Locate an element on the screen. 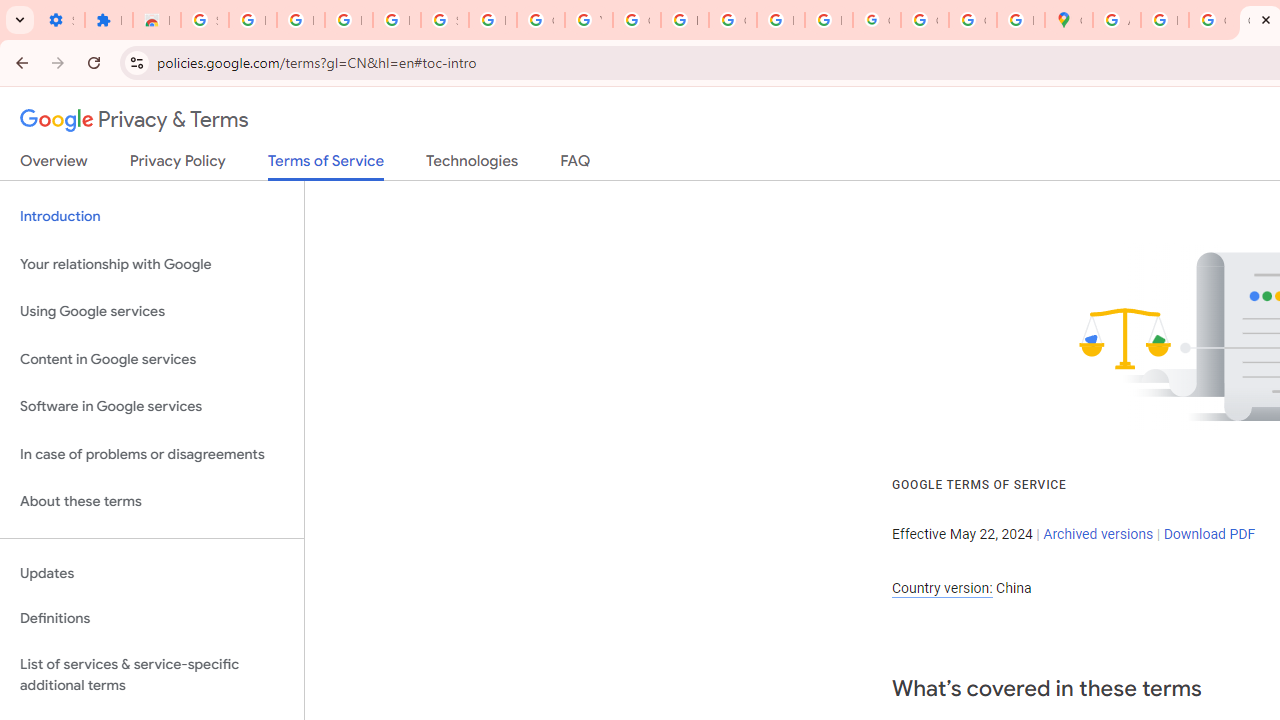  'In case of problems or disagreements' is located at coordinates (151, 454).